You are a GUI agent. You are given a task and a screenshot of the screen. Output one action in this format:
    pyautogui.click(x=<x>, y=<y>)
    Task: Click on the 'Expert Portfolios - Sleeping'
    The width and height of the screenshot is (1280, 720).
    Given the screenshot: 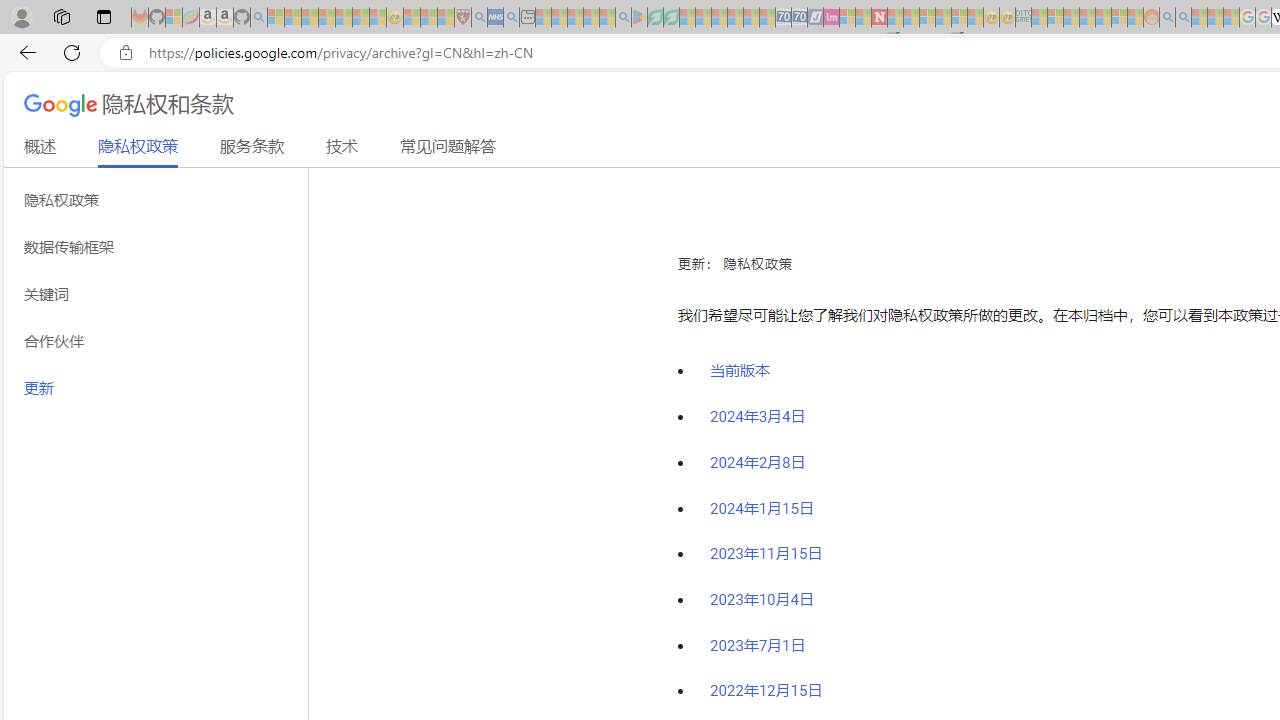 What is the action you would take?
    pyautogui.click(x=1086, y=17)
    